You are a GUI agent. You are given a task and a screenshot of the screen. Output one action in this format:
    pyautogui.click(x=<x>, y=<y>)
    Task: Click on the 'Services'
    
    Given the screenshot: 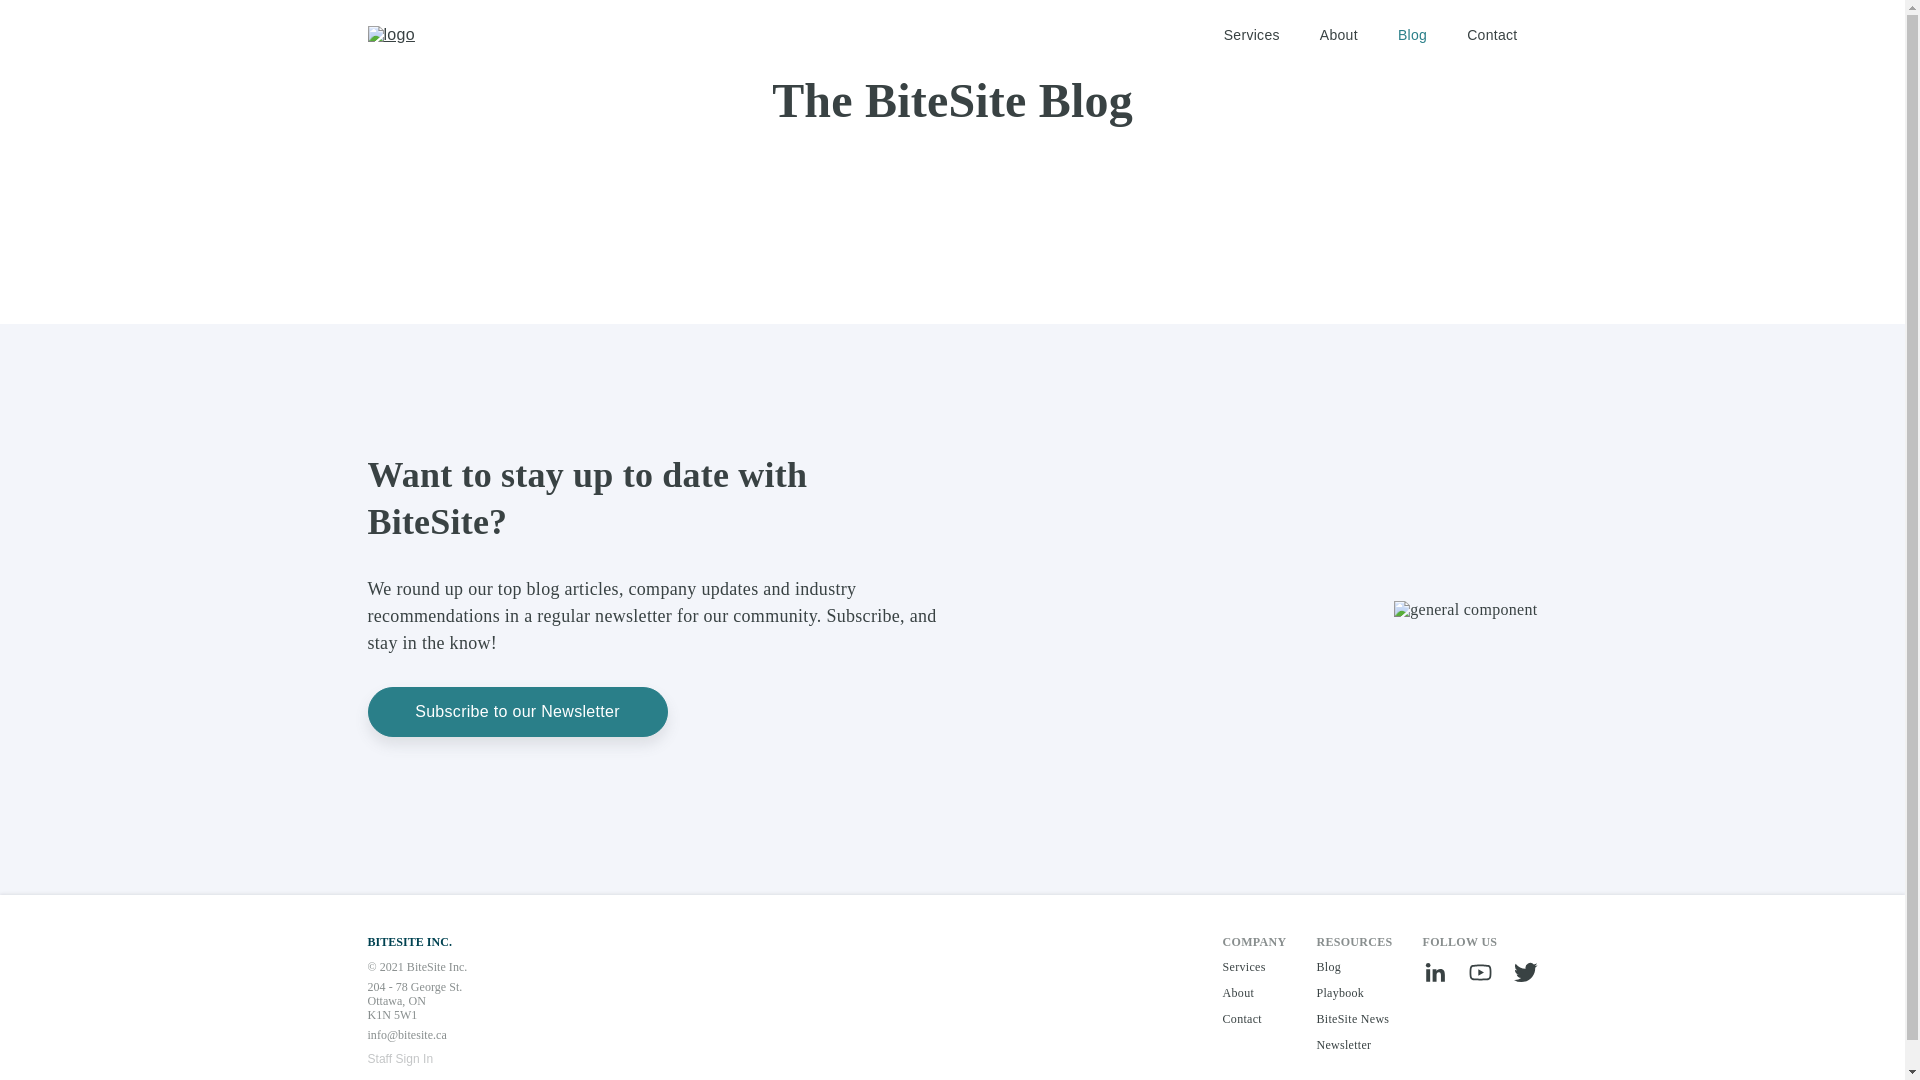 What is the action you would take?
    pyautogui.click(x=1253, y=966)
    